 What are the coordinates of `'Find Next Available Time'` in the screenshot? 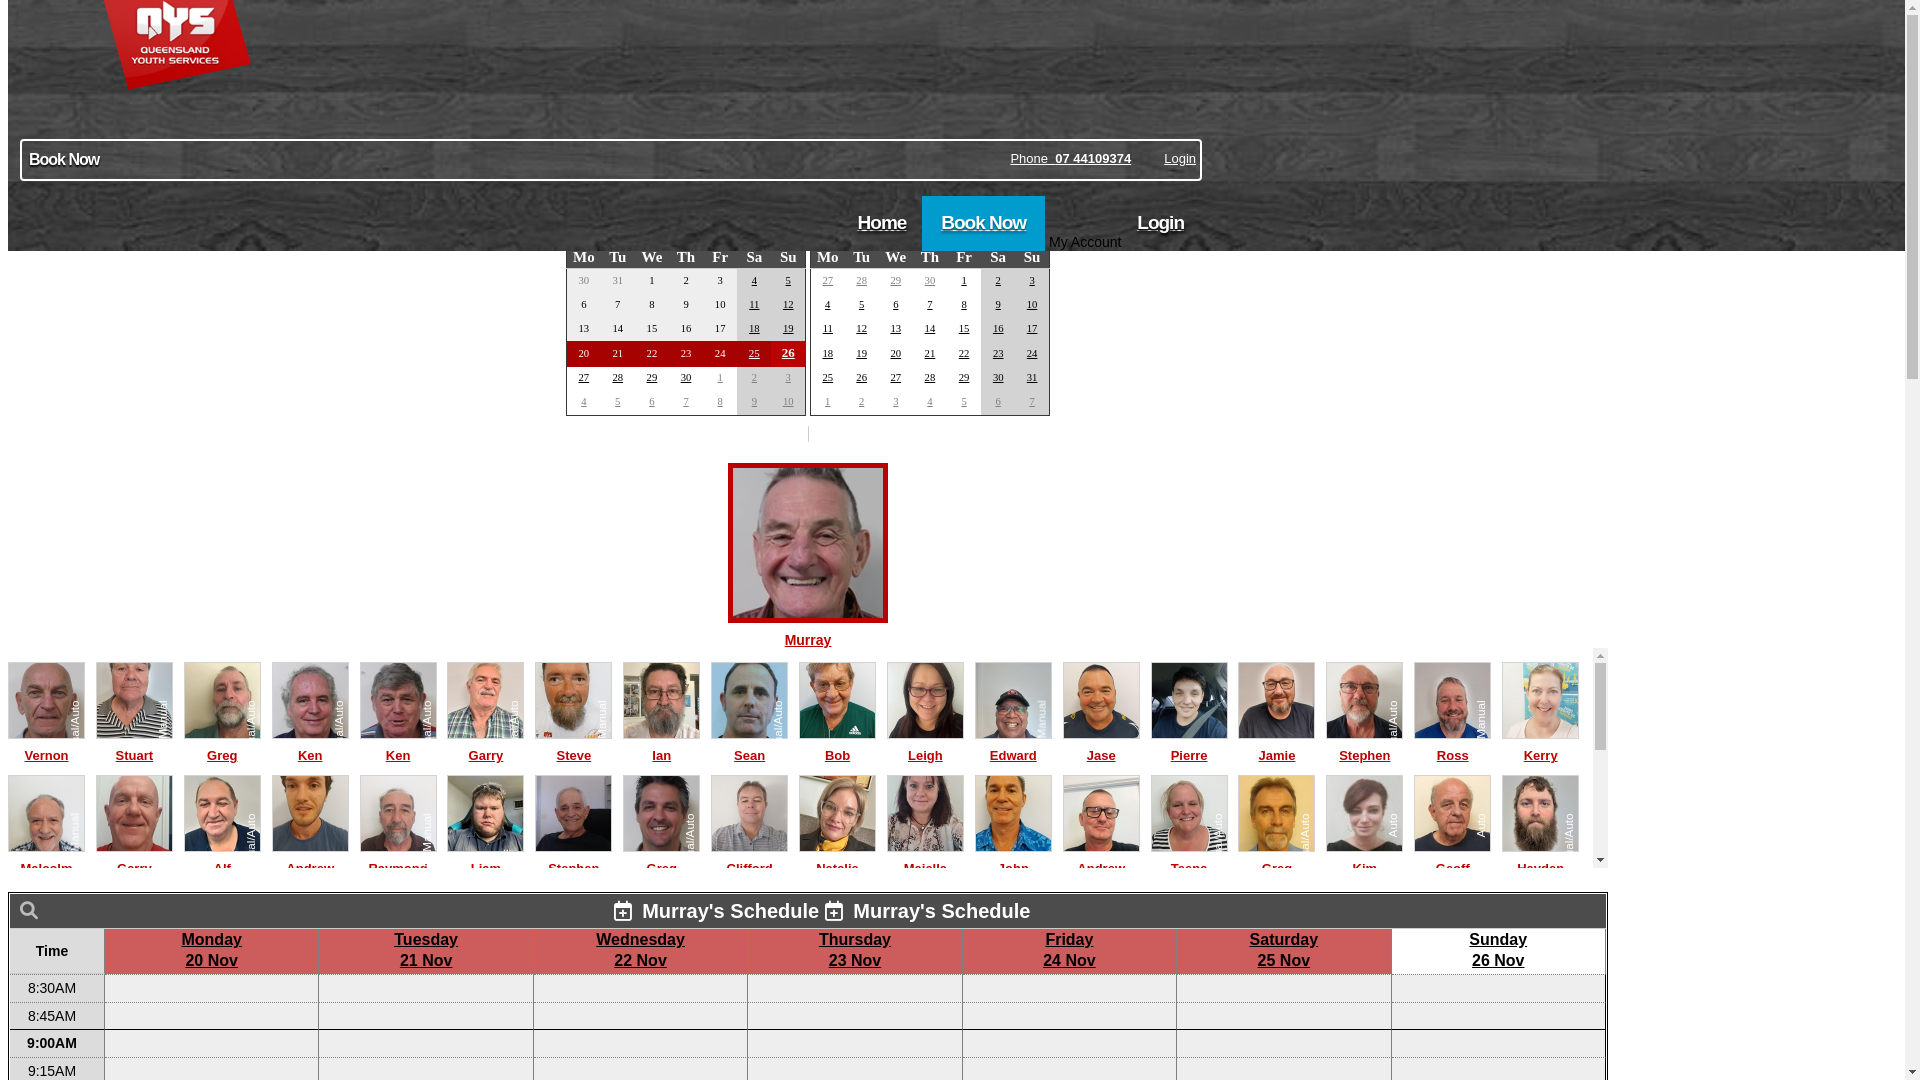 It's located at (807, 161).